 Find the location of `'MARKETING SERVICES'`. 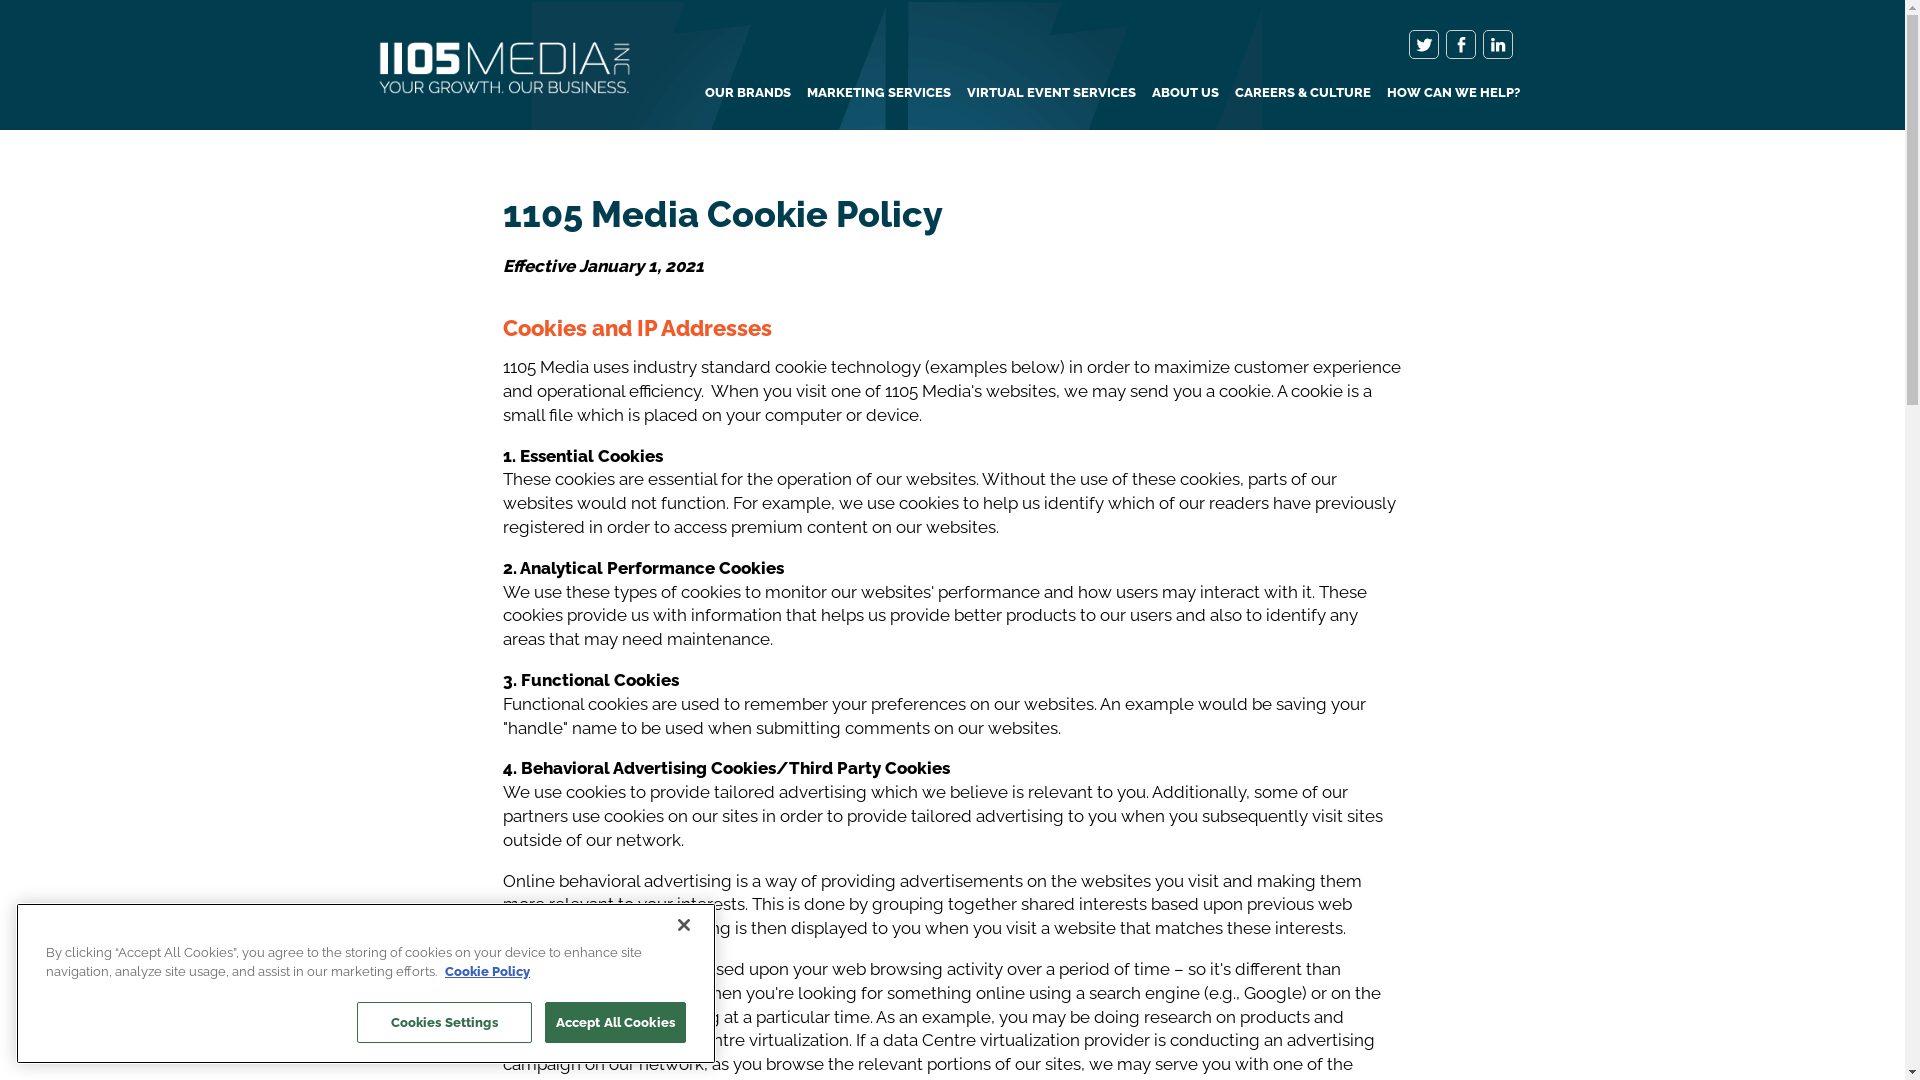

'MARKETING SERVICES' is located at coordinates (878, 92).